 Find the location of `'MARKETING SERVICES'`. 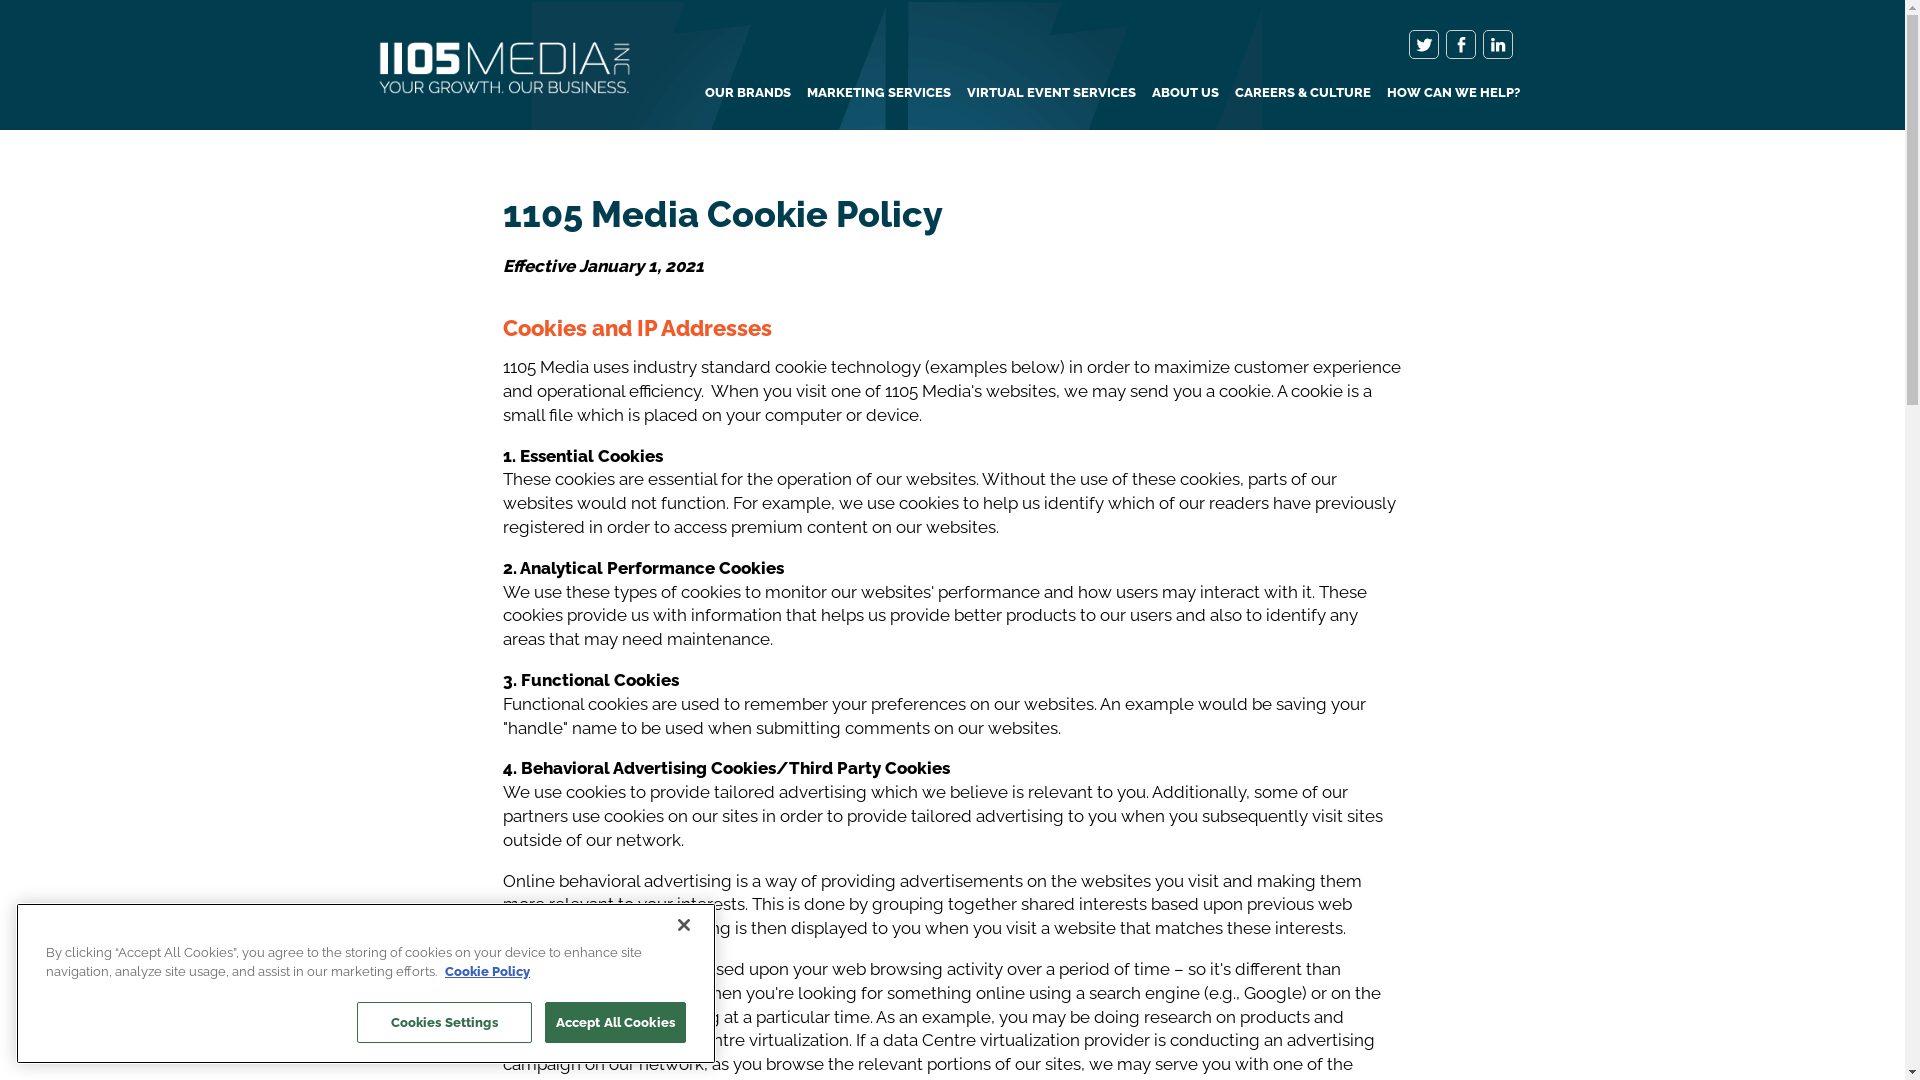

'MARKETING SERVICES' is located at coordinates (878, 92).